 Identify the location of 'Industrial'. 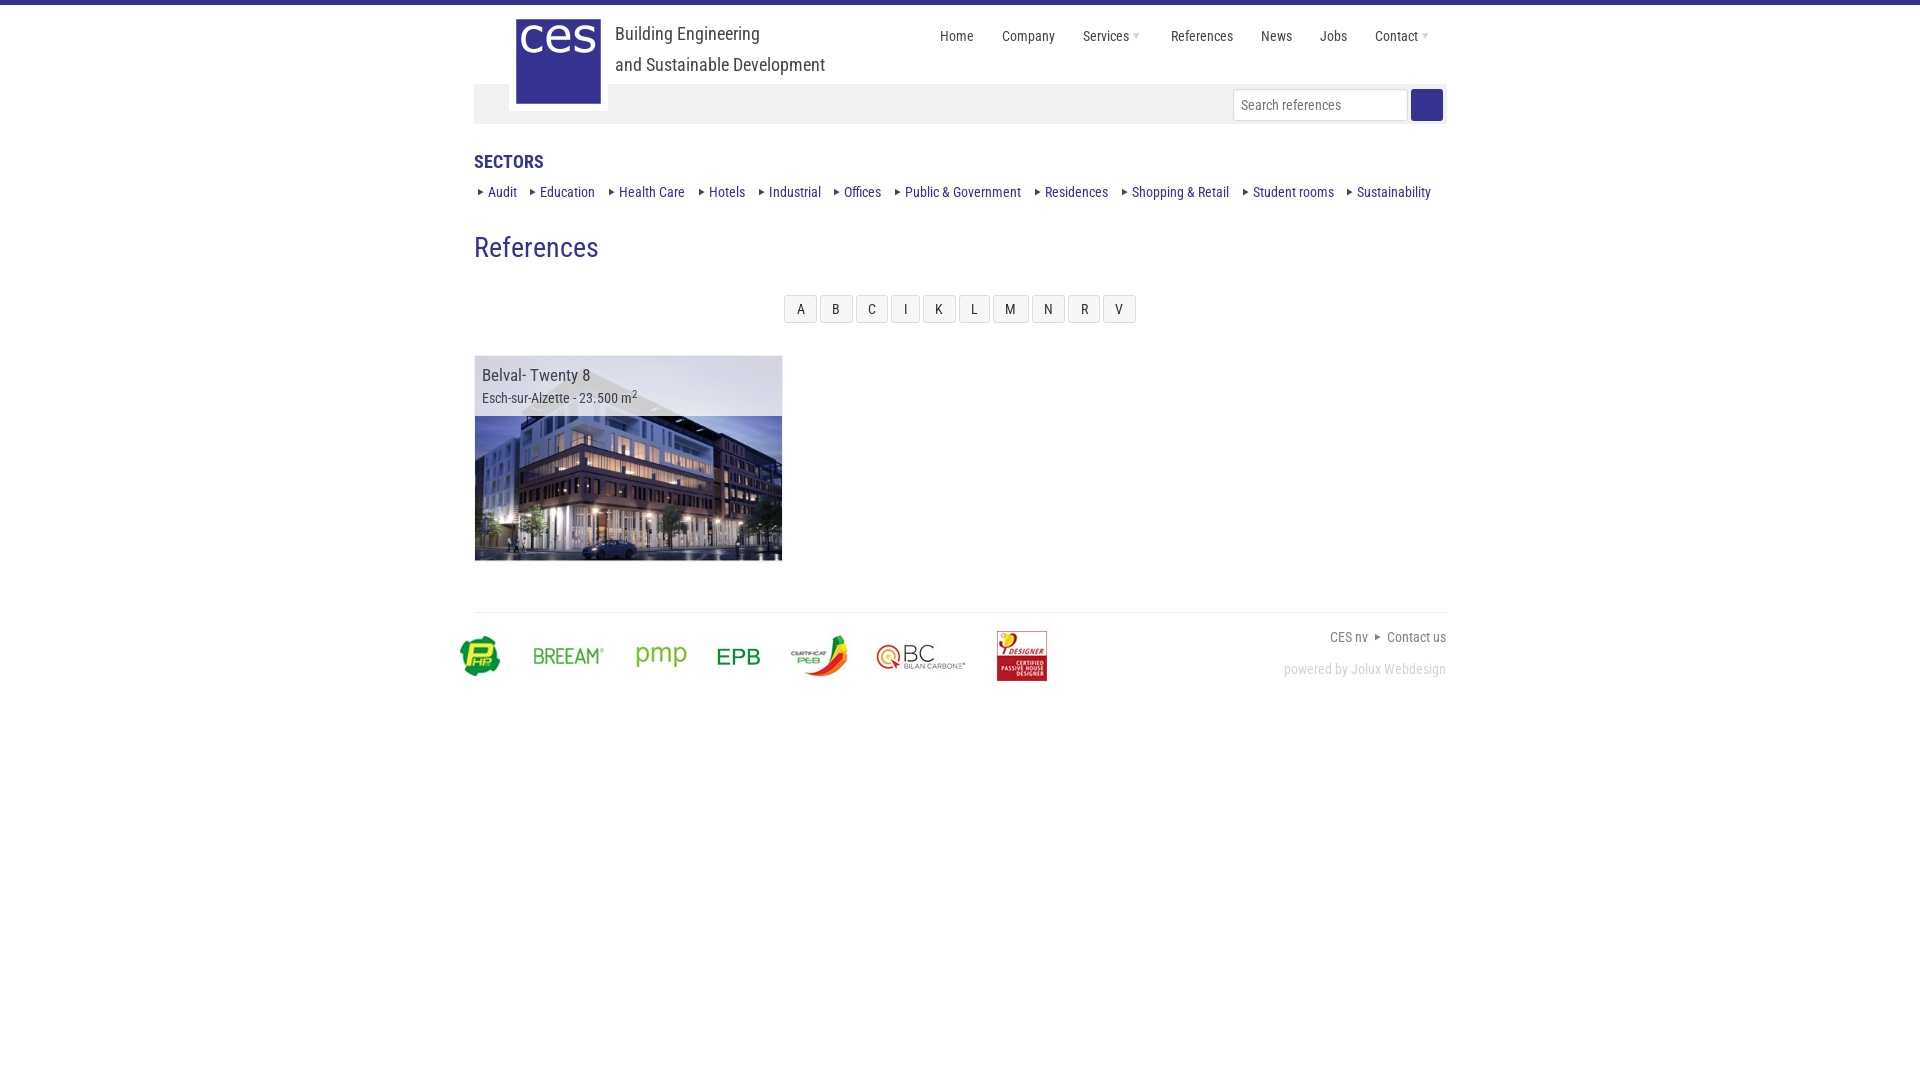
(794, 192).